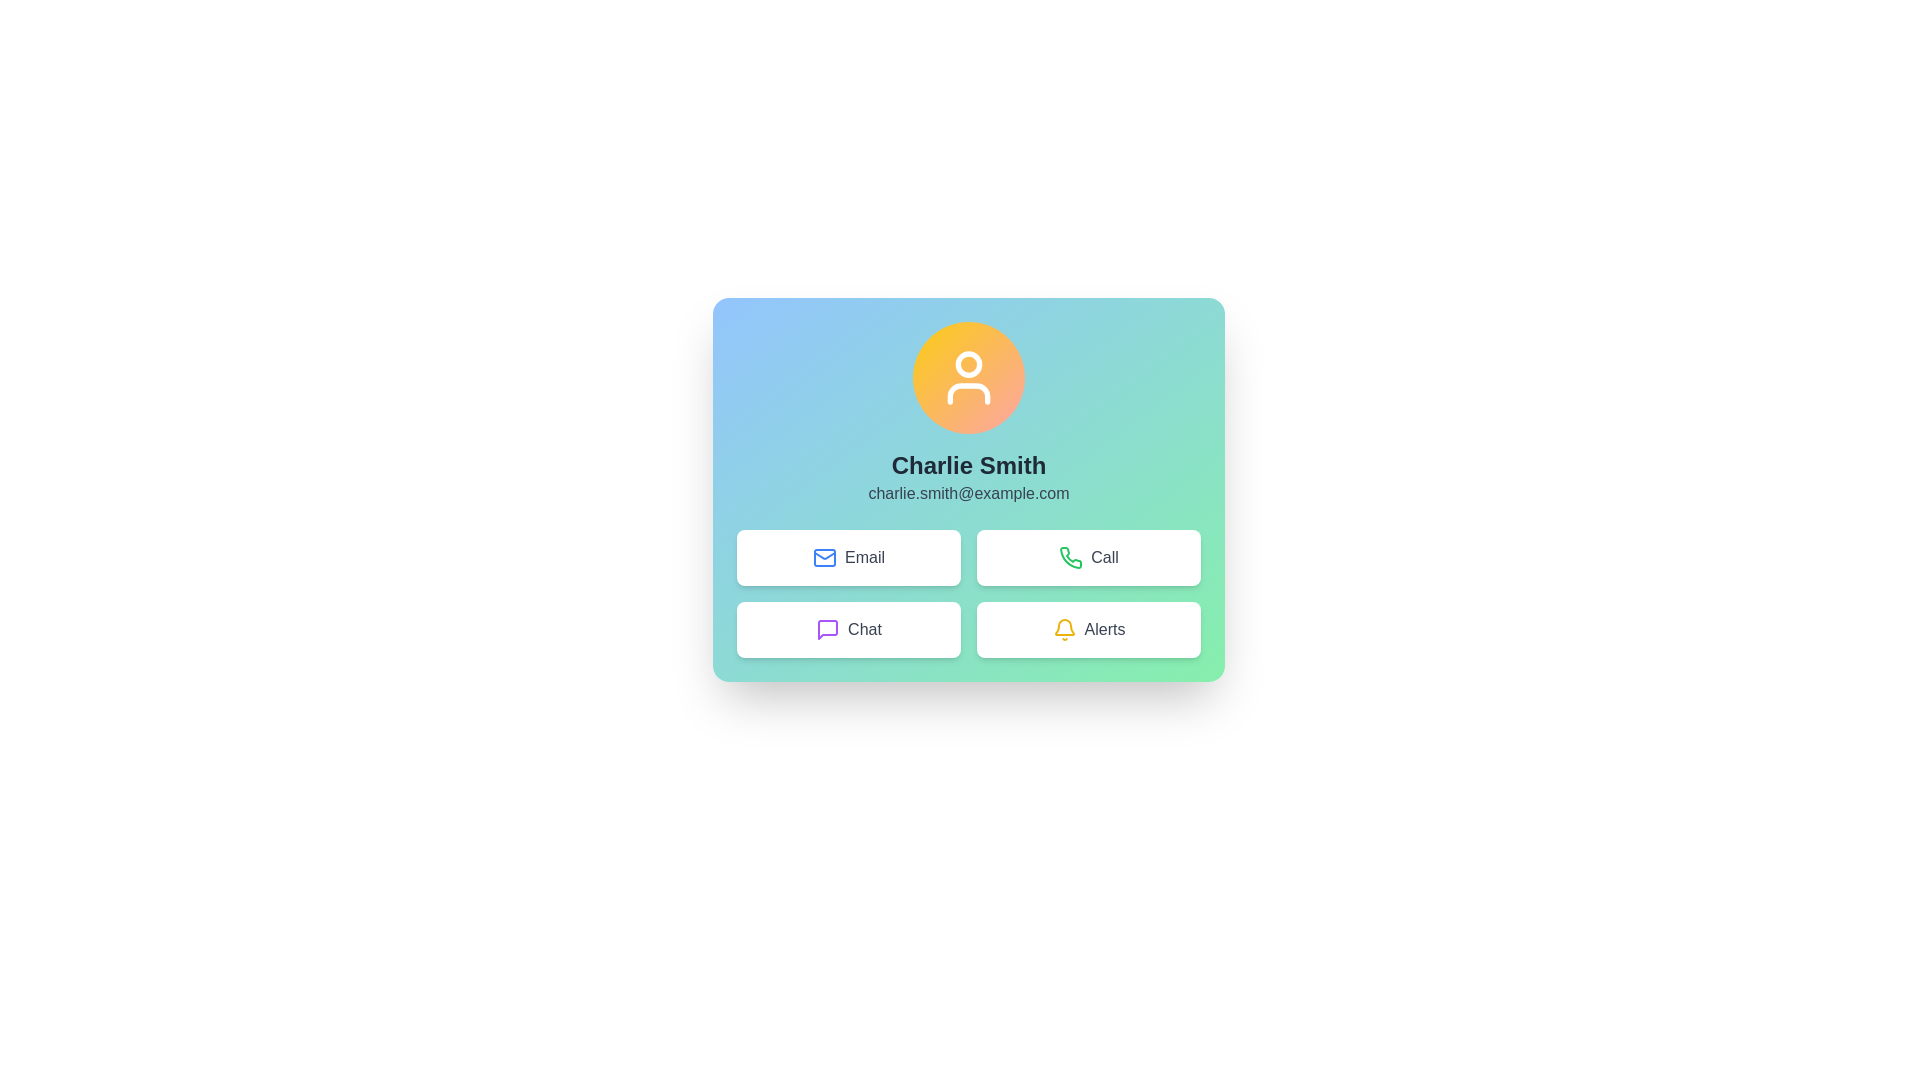  Describe the element at coordinates (969, 466) in the screenshot. I see `the text representing the user's name located at the top-center of the card-like component, positioned below the user icon and above the email address` at that location.